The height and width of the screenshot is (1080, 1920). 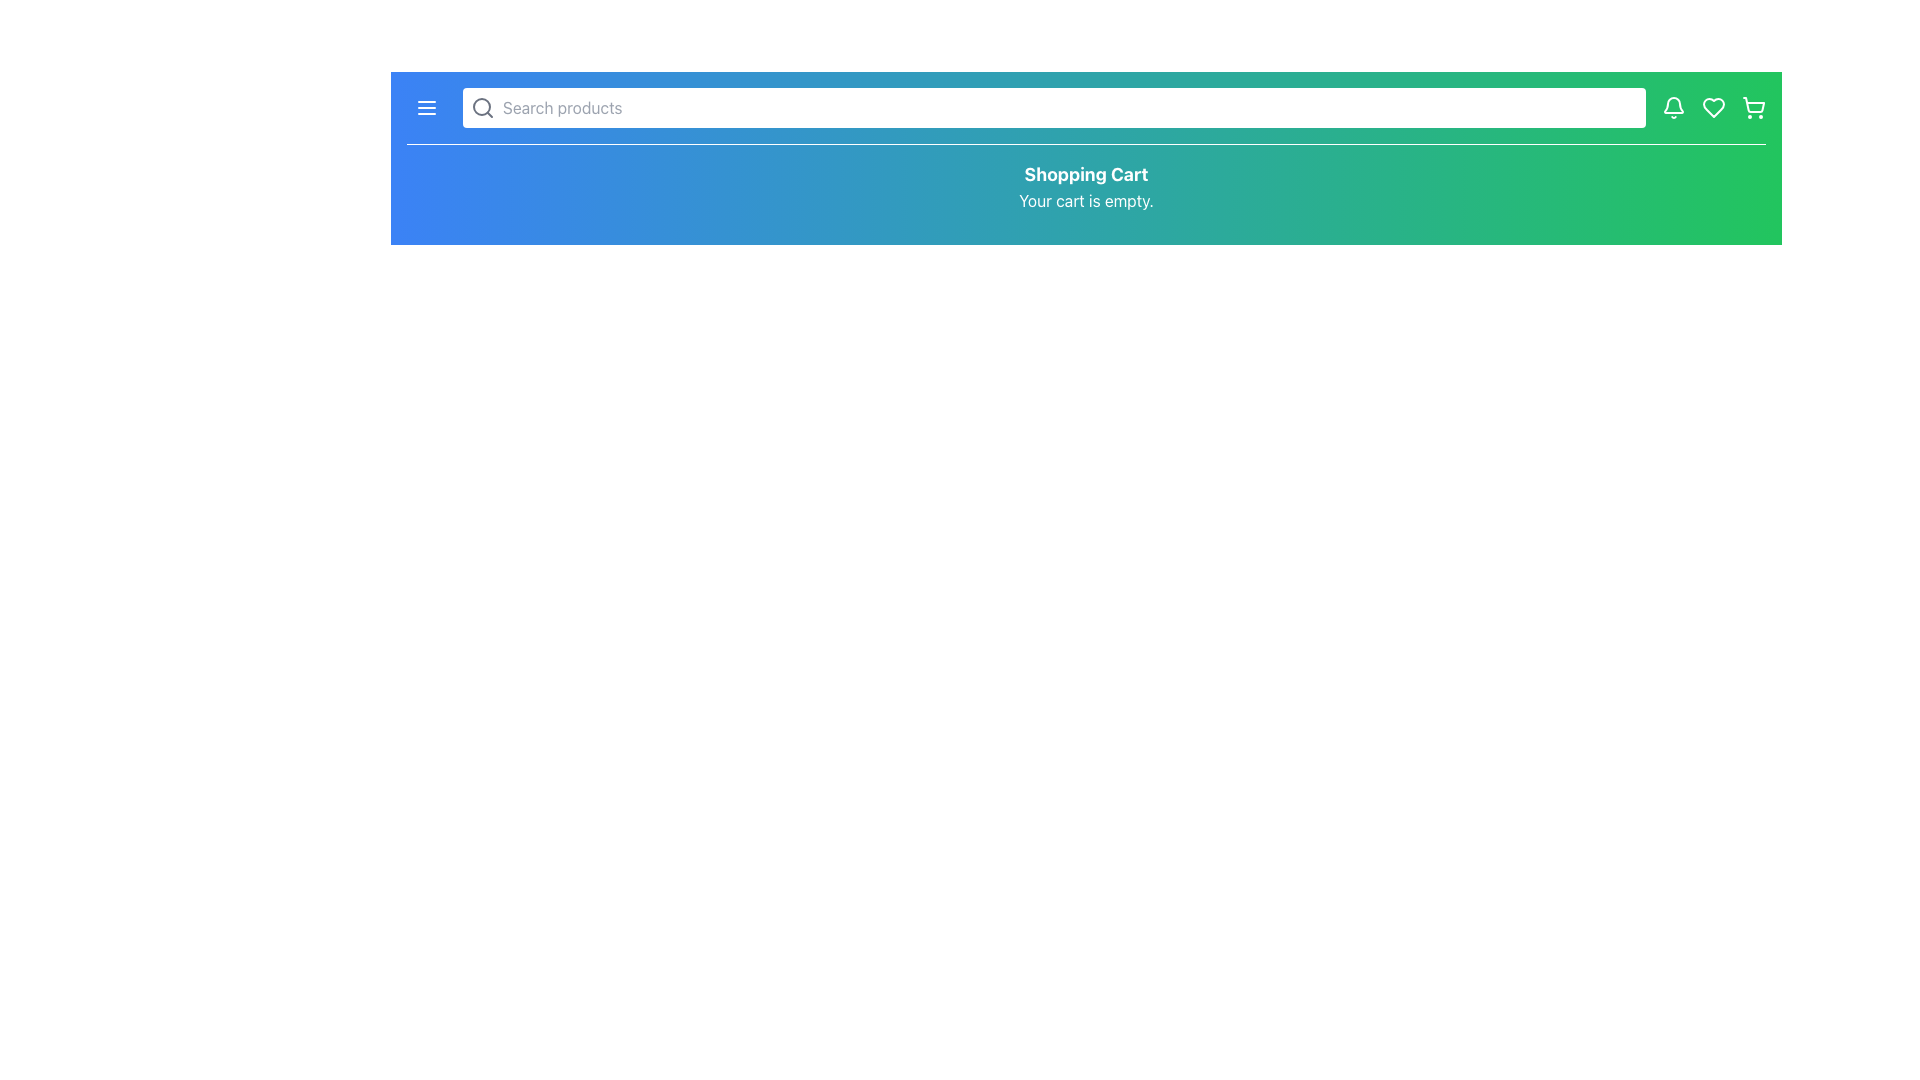 I want to click on the menu (hamburger) button located at the top-left corner of the interface, so click(x=426, y=108).